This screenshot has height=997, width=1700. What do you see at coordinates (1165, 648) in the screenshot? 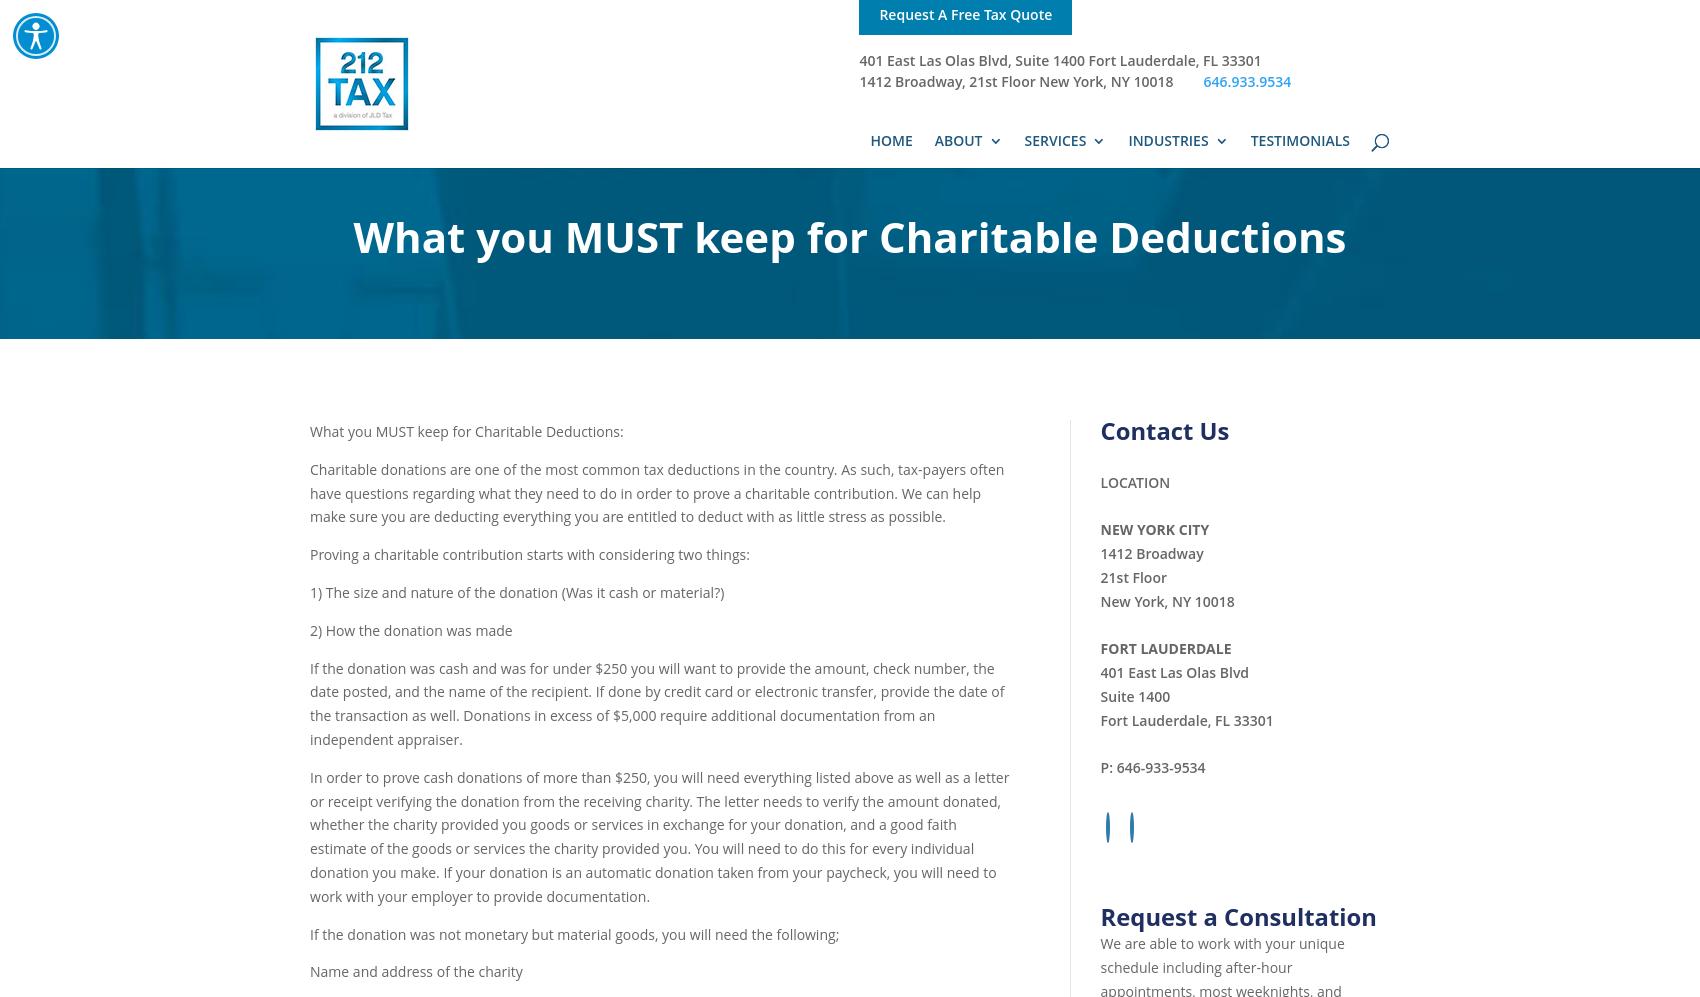
I see `'FORT LAUDERDALE'` at bounding box center [1165, 648].